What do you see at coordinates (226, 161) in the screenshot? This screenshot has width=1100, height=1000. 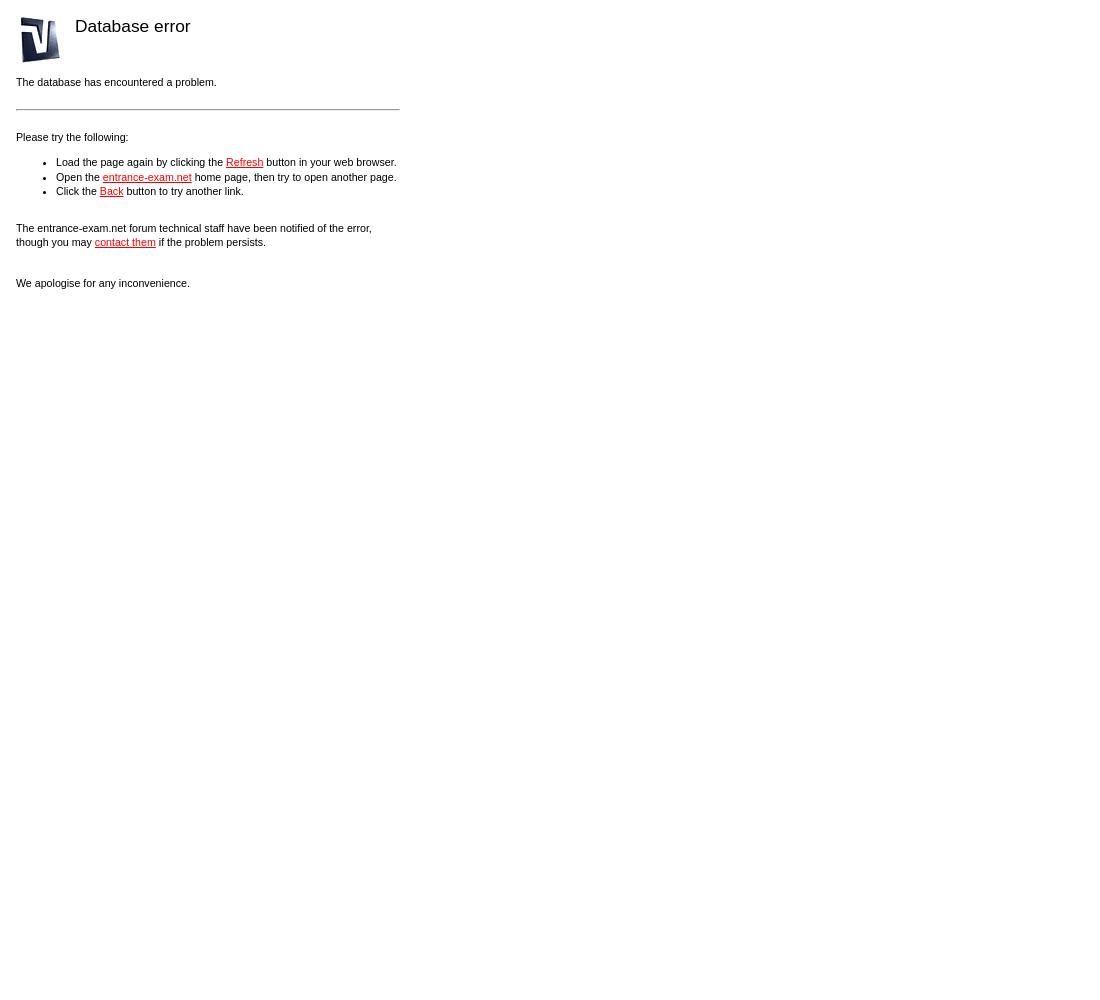 I see `'Refresh'` at bounding box center [226, 161].